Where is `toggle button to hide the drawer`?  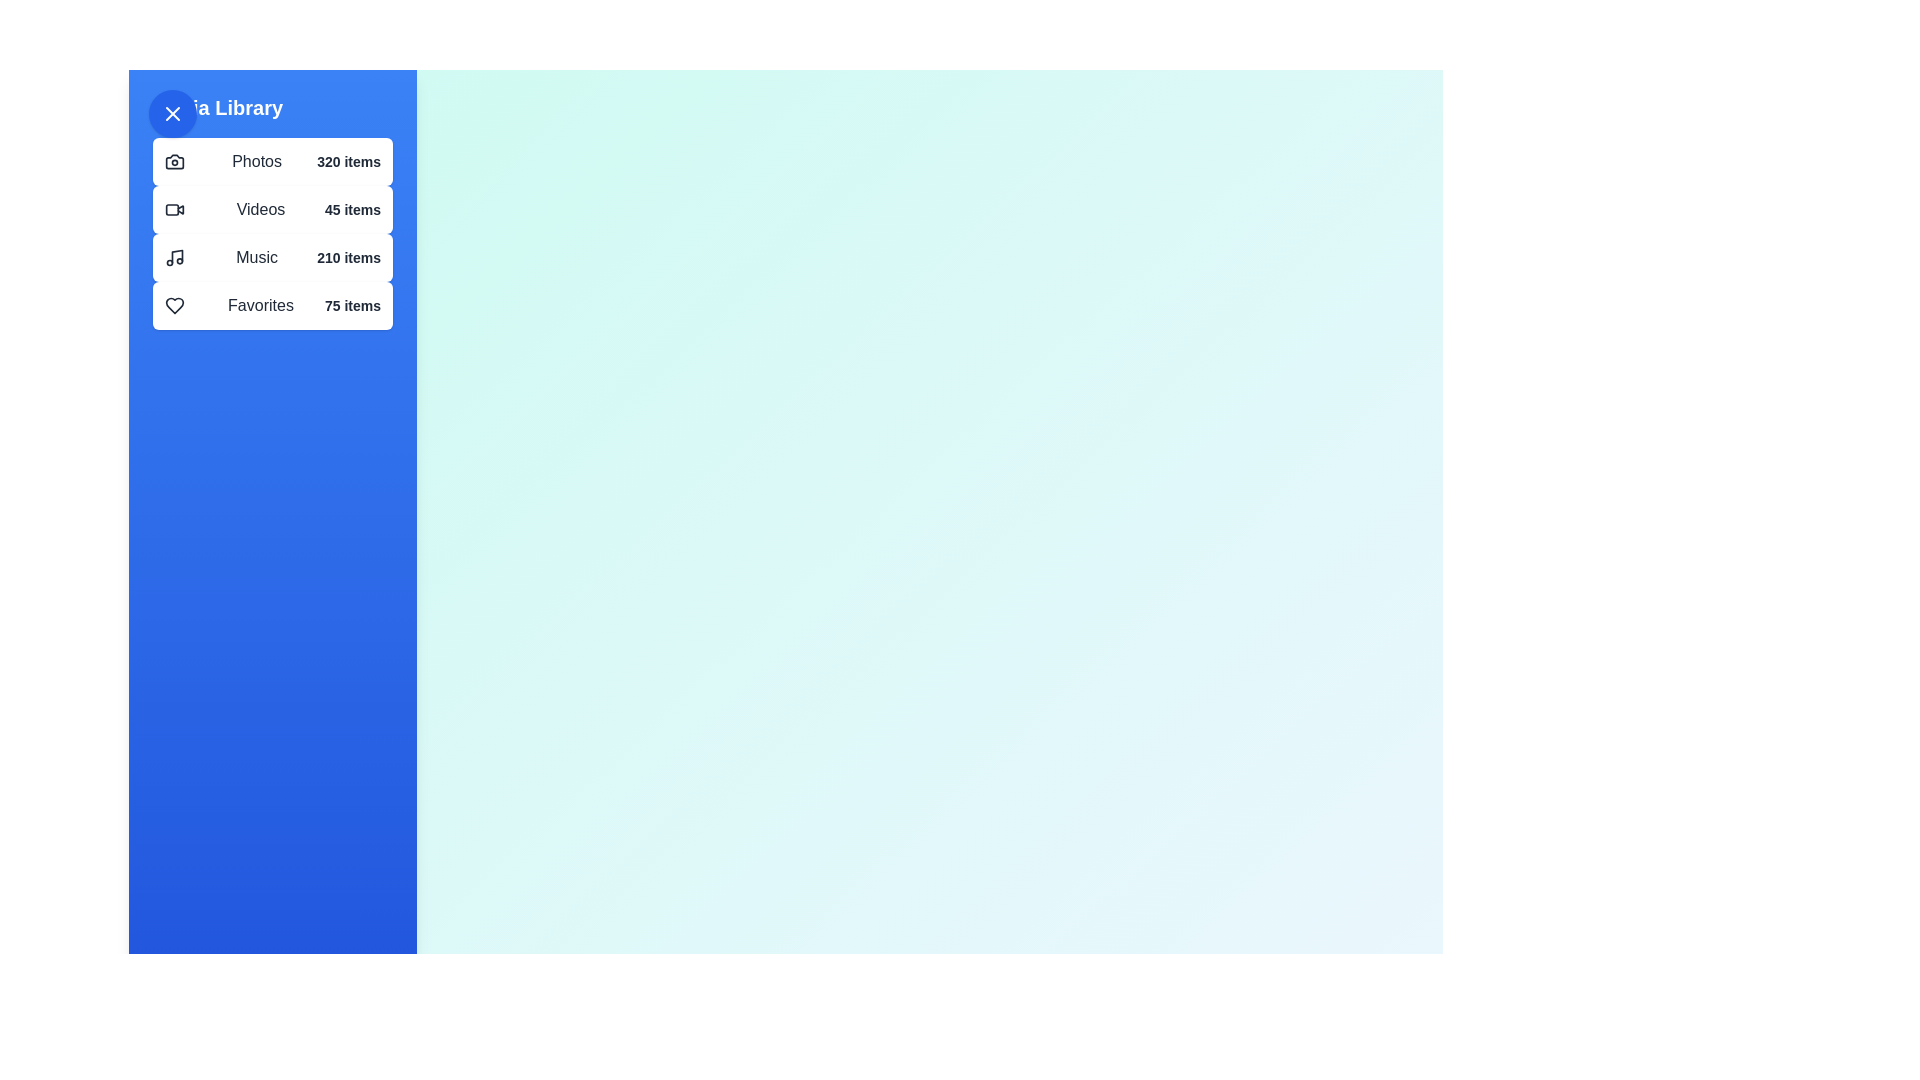
toggle button to hide the drawer is located at coordinates (172, 114).